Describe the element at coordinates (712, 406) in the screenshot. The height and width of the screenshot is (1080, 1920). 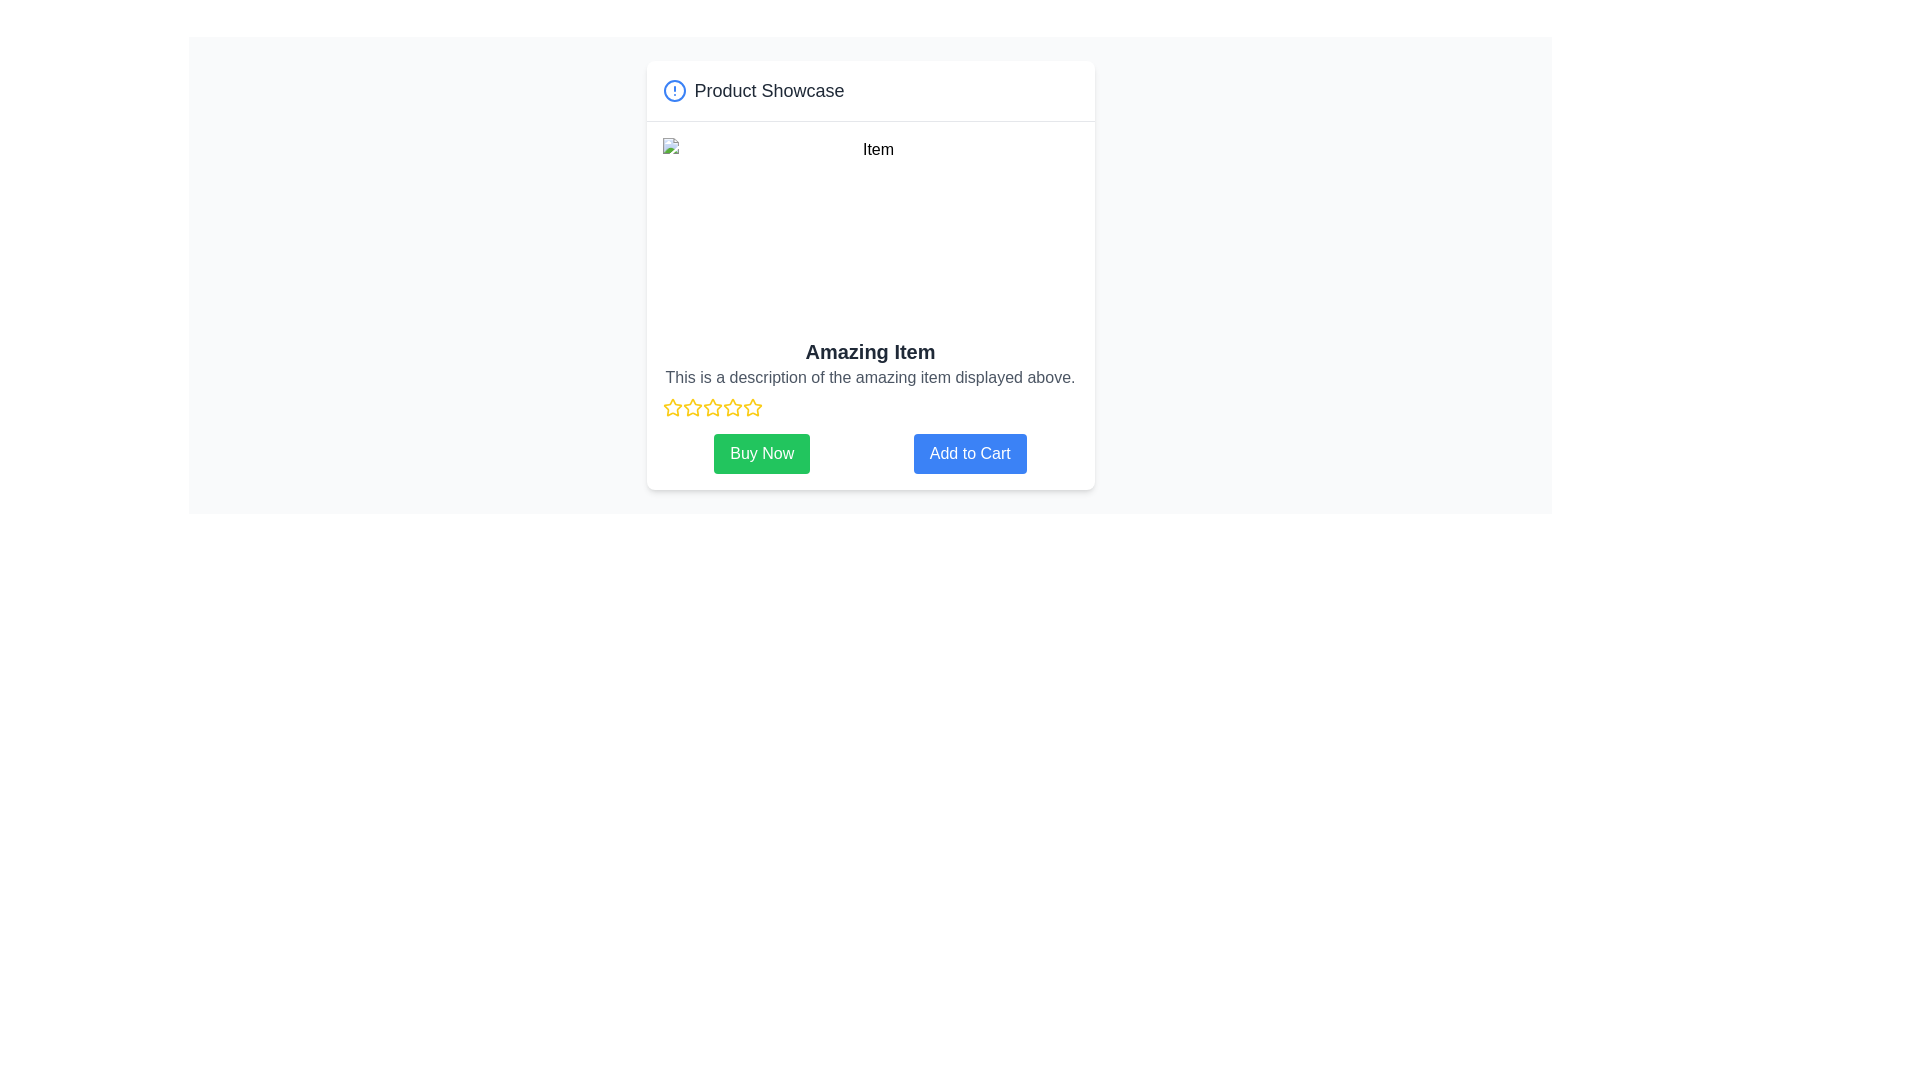
I see `the third star icon, which is a hollow star with a yellow border` at that location.